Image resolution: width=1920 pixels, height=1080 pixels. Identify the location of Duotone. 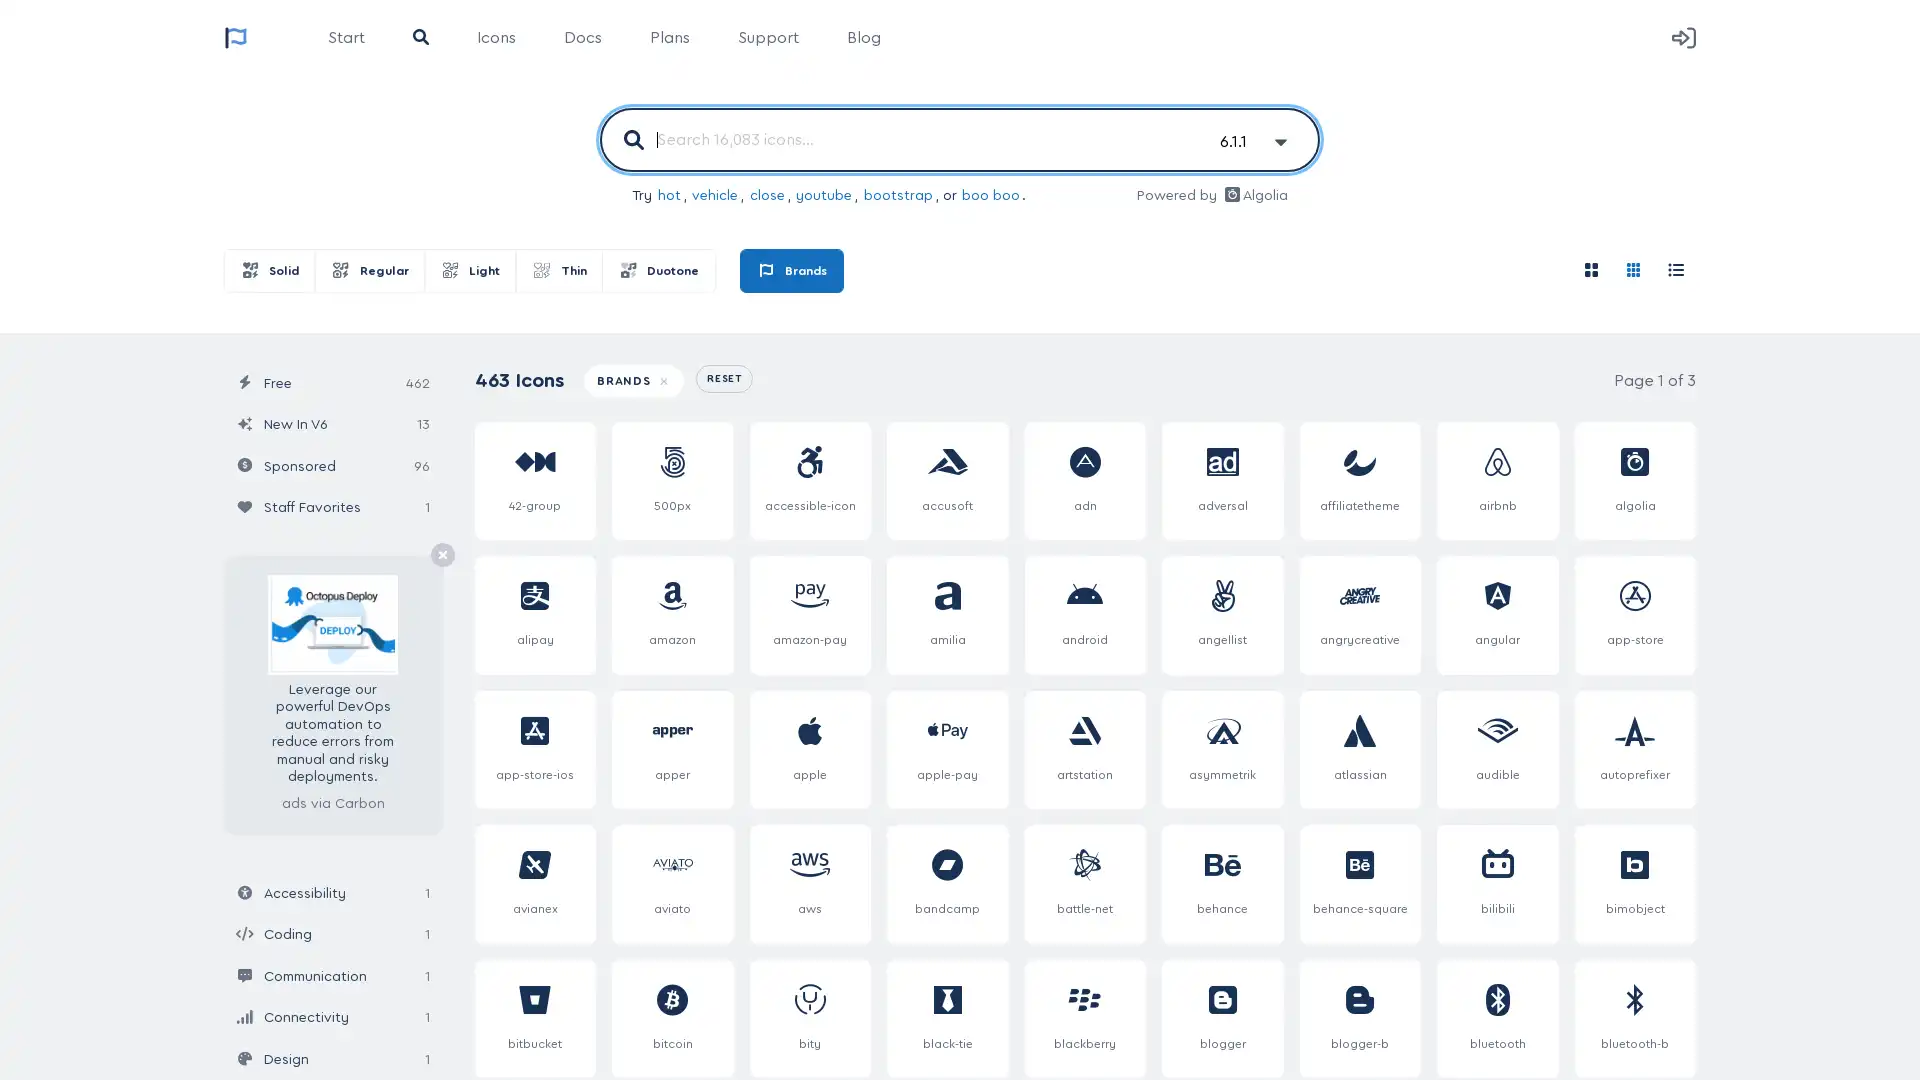
(817, 277).